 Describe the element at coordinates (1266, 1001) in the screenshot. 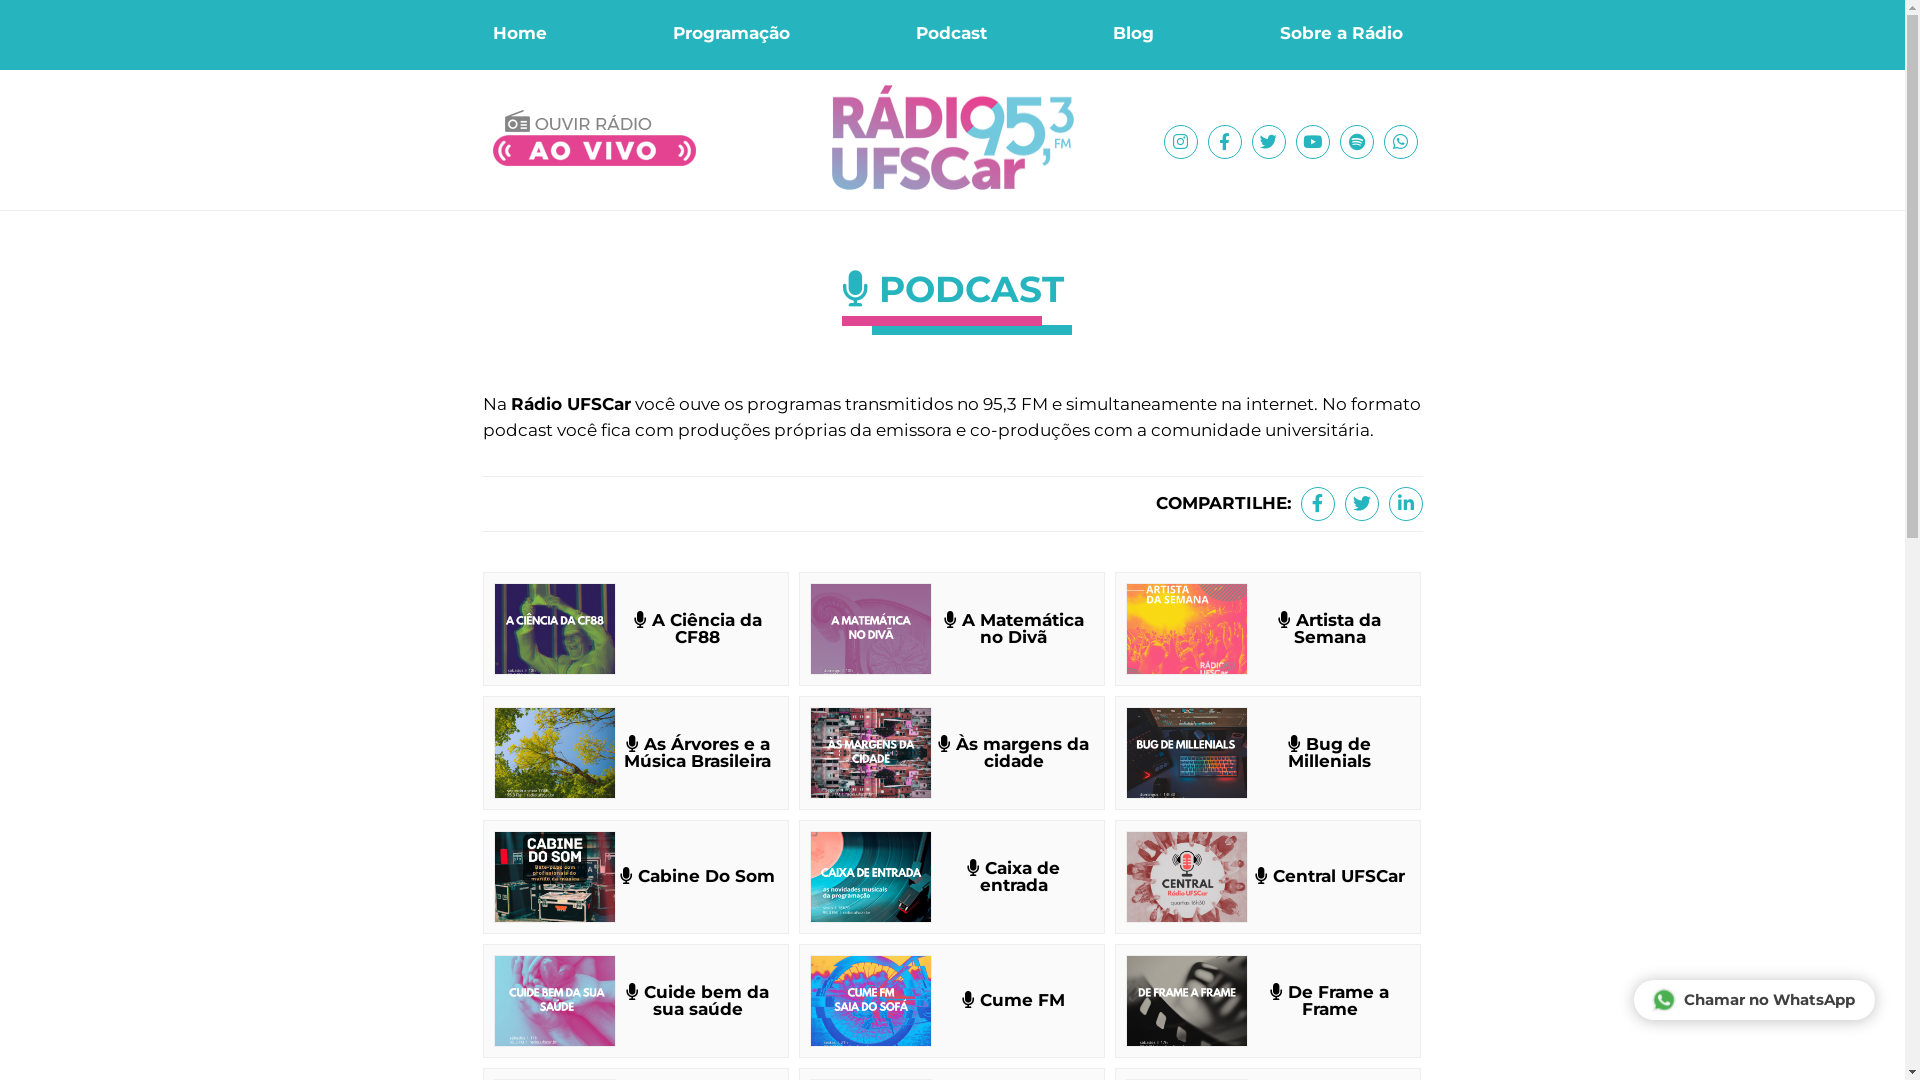

I see `'De Frame a Frame'` at that location.